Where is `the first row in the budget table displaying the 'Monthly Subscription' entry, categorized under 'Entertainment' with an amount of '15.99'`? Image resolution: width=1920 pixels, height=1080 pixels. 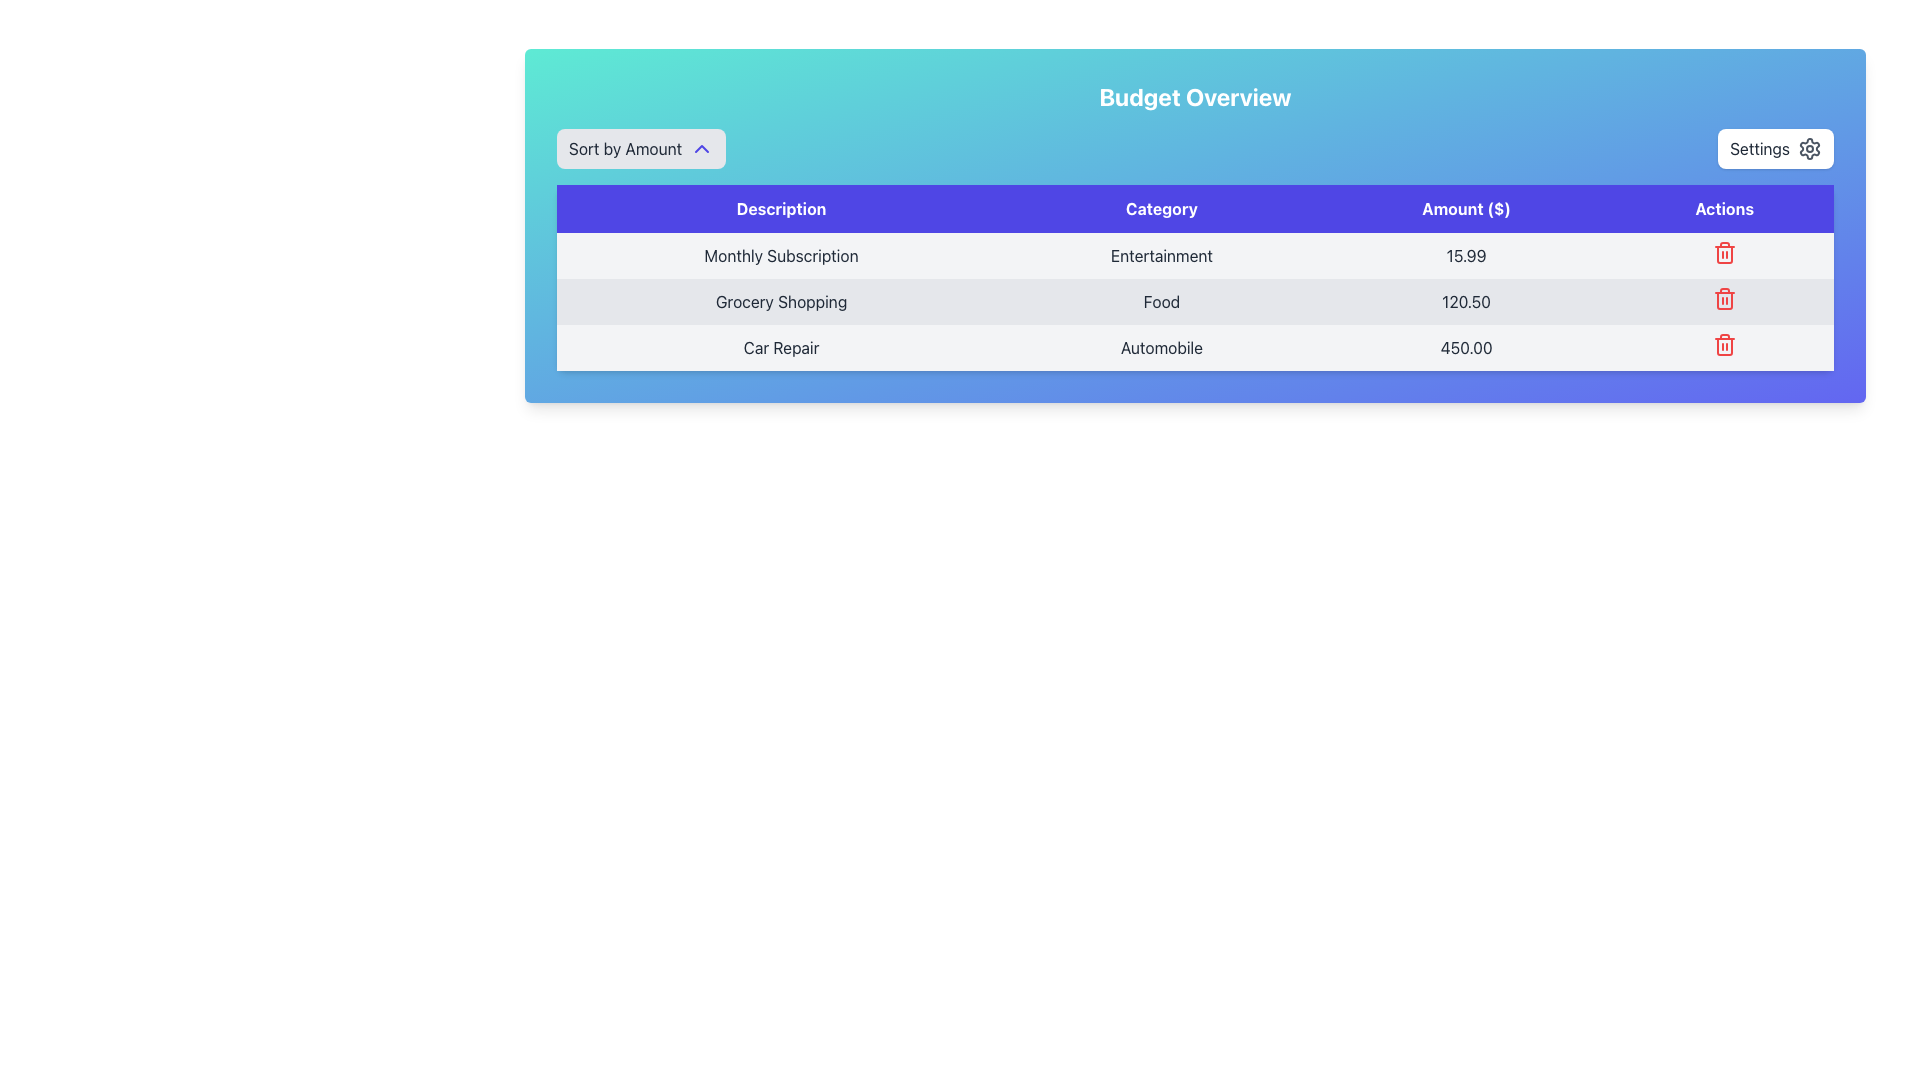
the first row in the budget table displaying the 'Monthly Subscription' entry, categorized under 'Entertainment' with an amount of '15.99' is located at coordinates (1195, 254).